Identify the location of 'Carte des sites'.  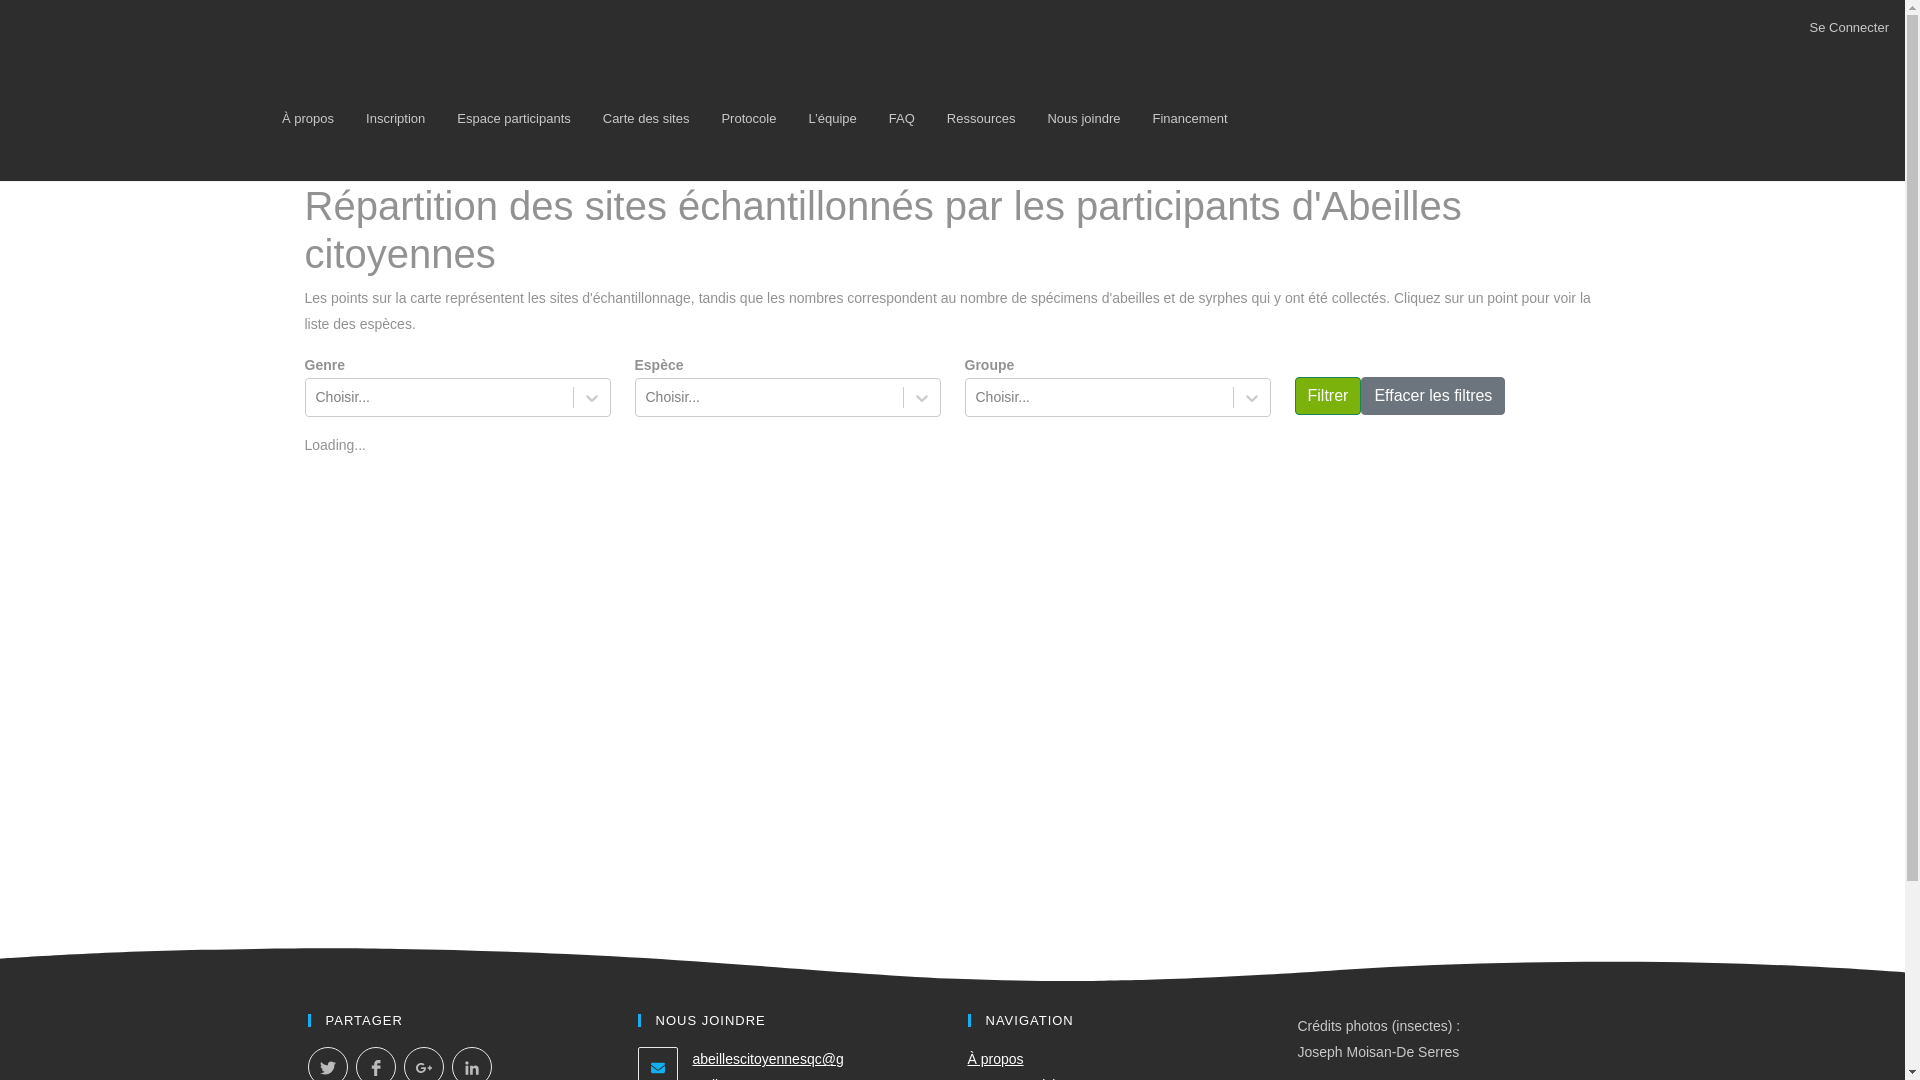
(646, 118).